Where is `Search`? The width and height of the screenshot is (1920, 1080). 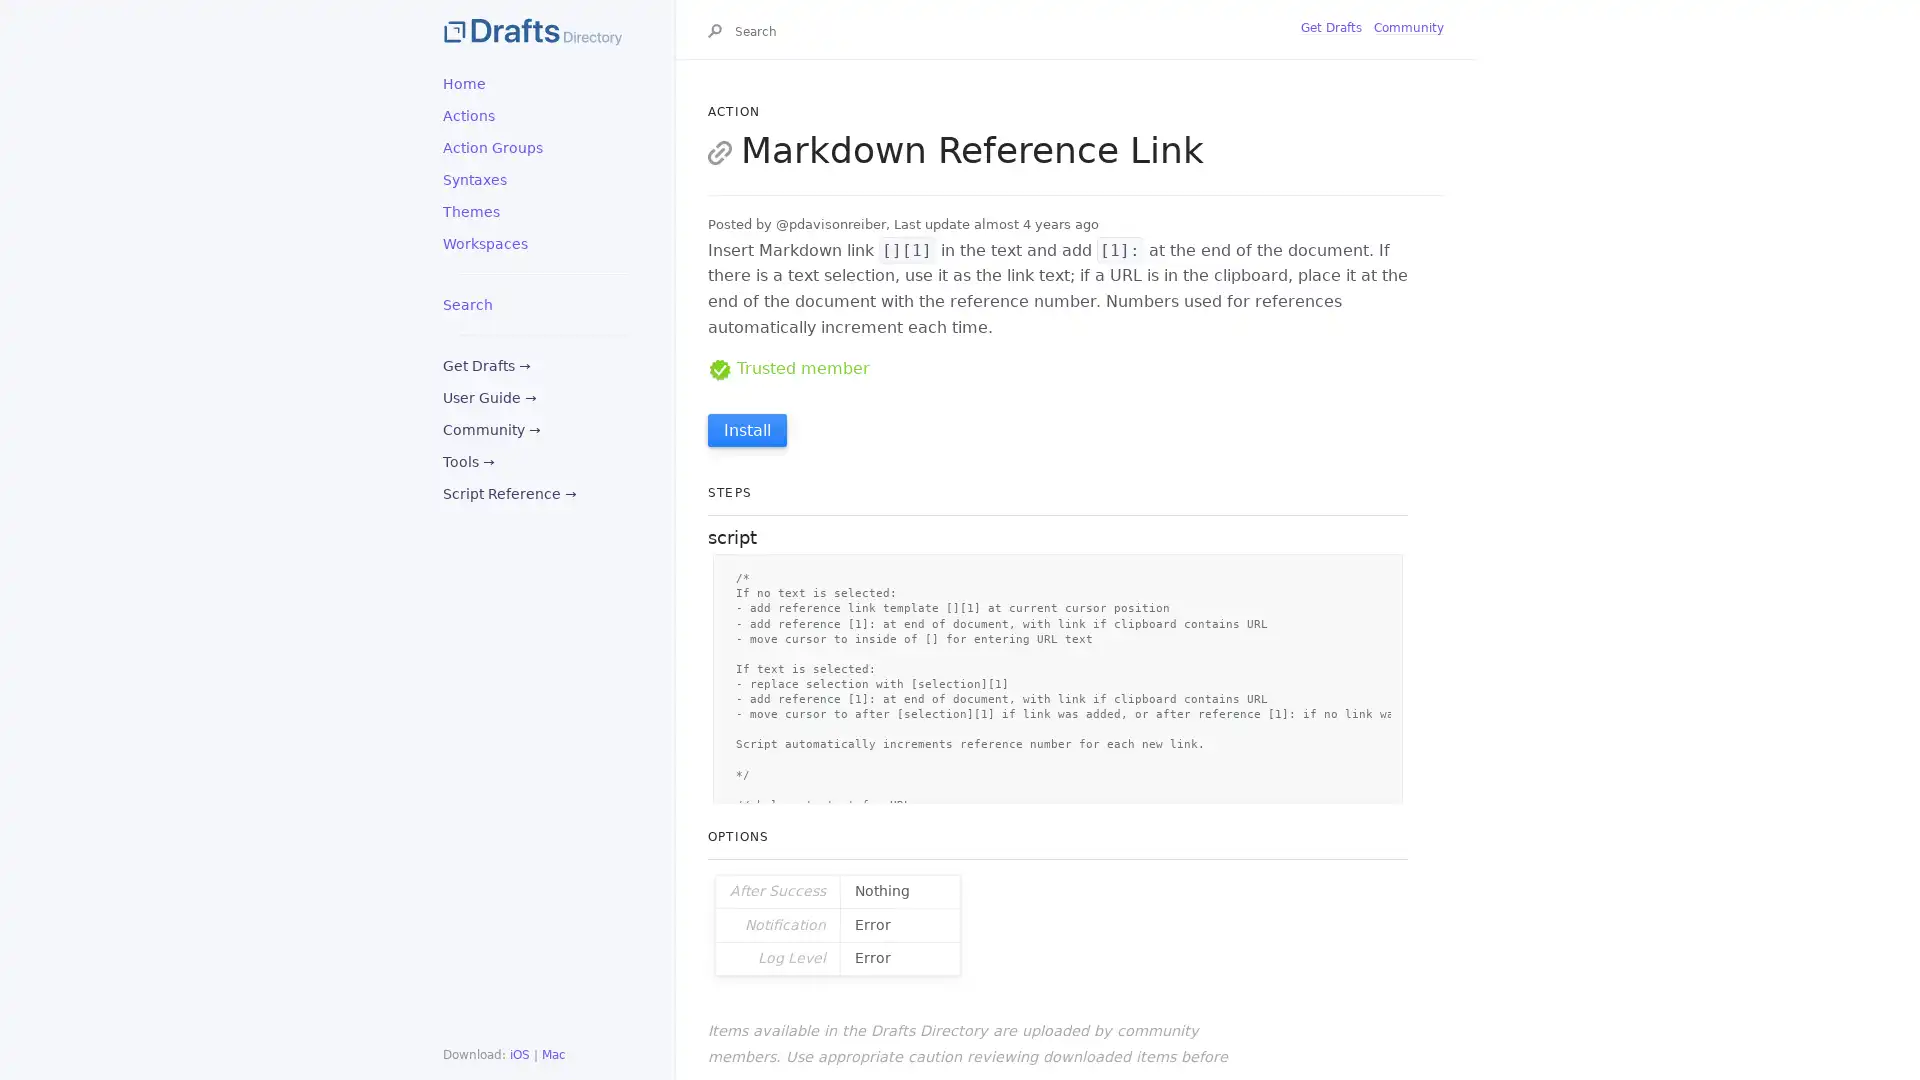 Search is located at coordinates (719, 33).